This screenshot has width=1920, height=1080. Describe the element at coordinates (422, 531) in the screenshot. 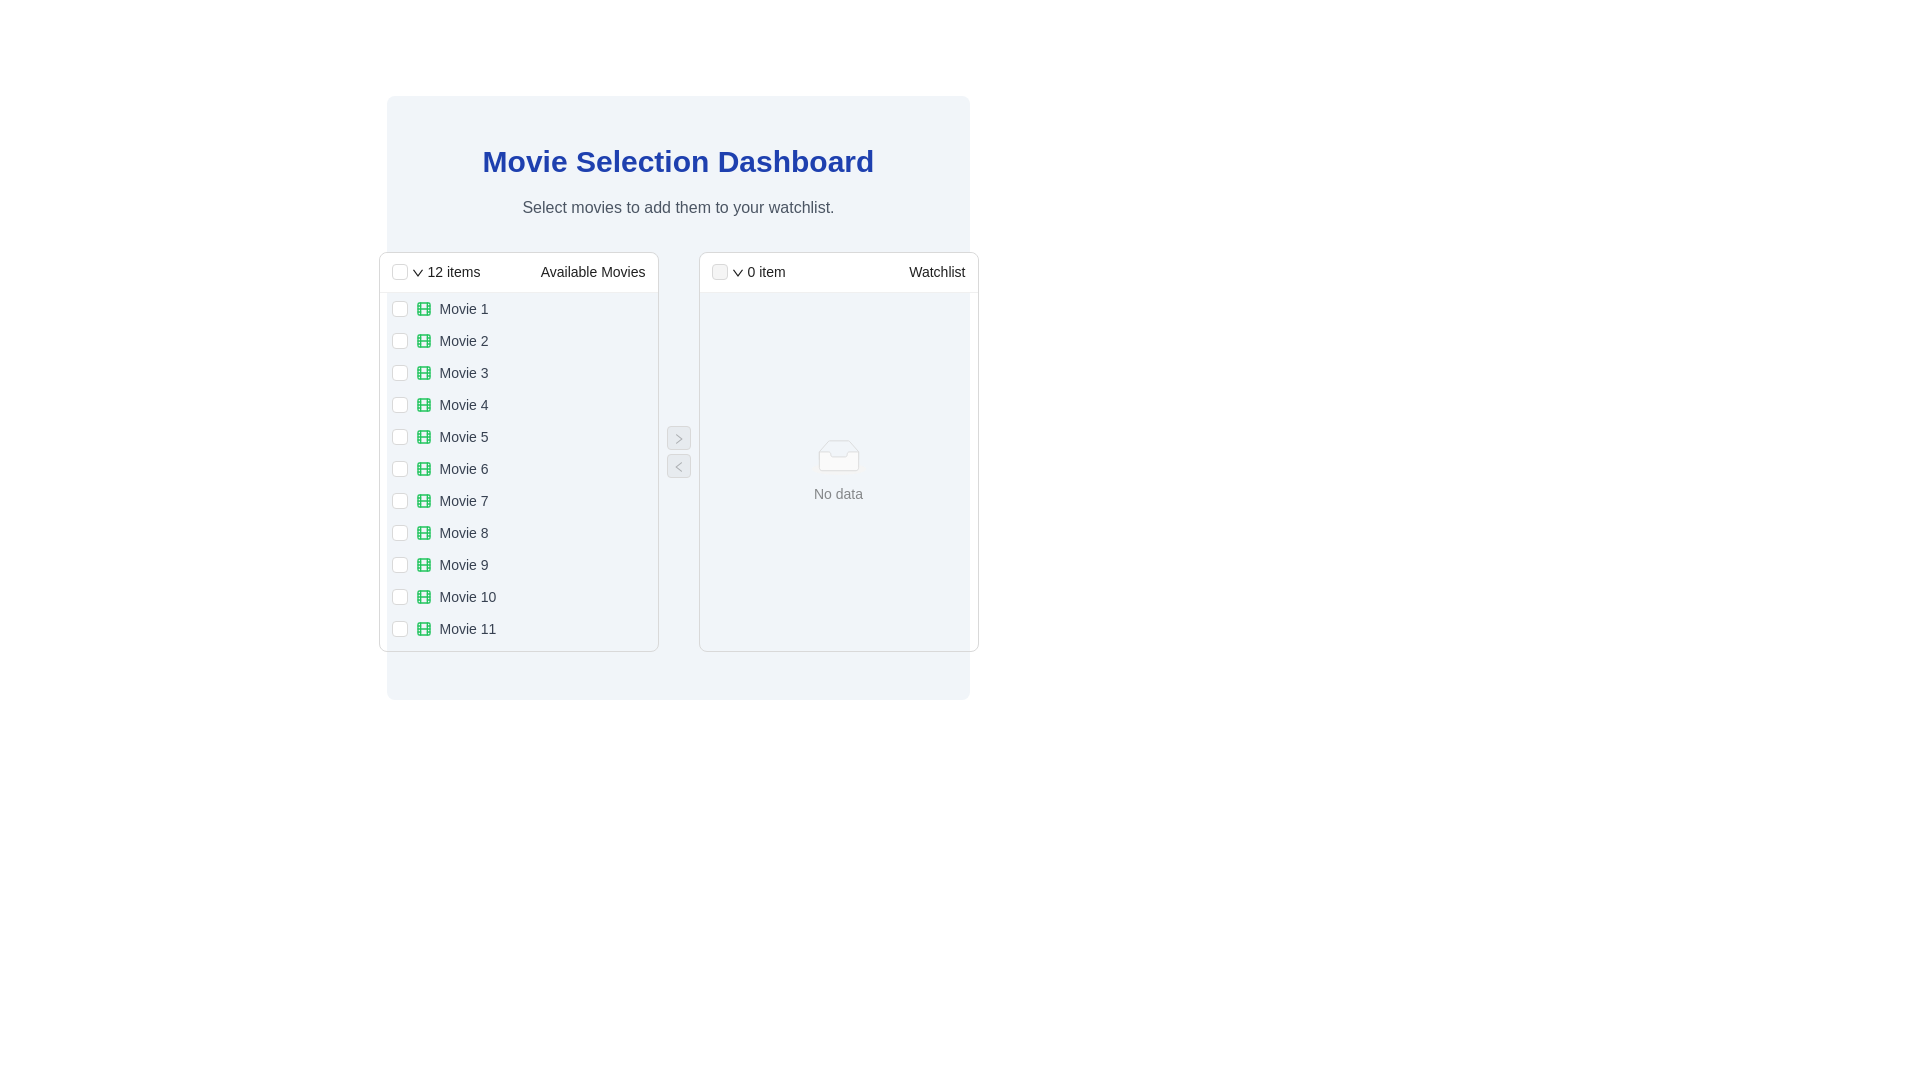

I see `the green film strip icon located to the left of the text 'Movie 8' in the eighth item of the 'Available Movies' list` at that location.